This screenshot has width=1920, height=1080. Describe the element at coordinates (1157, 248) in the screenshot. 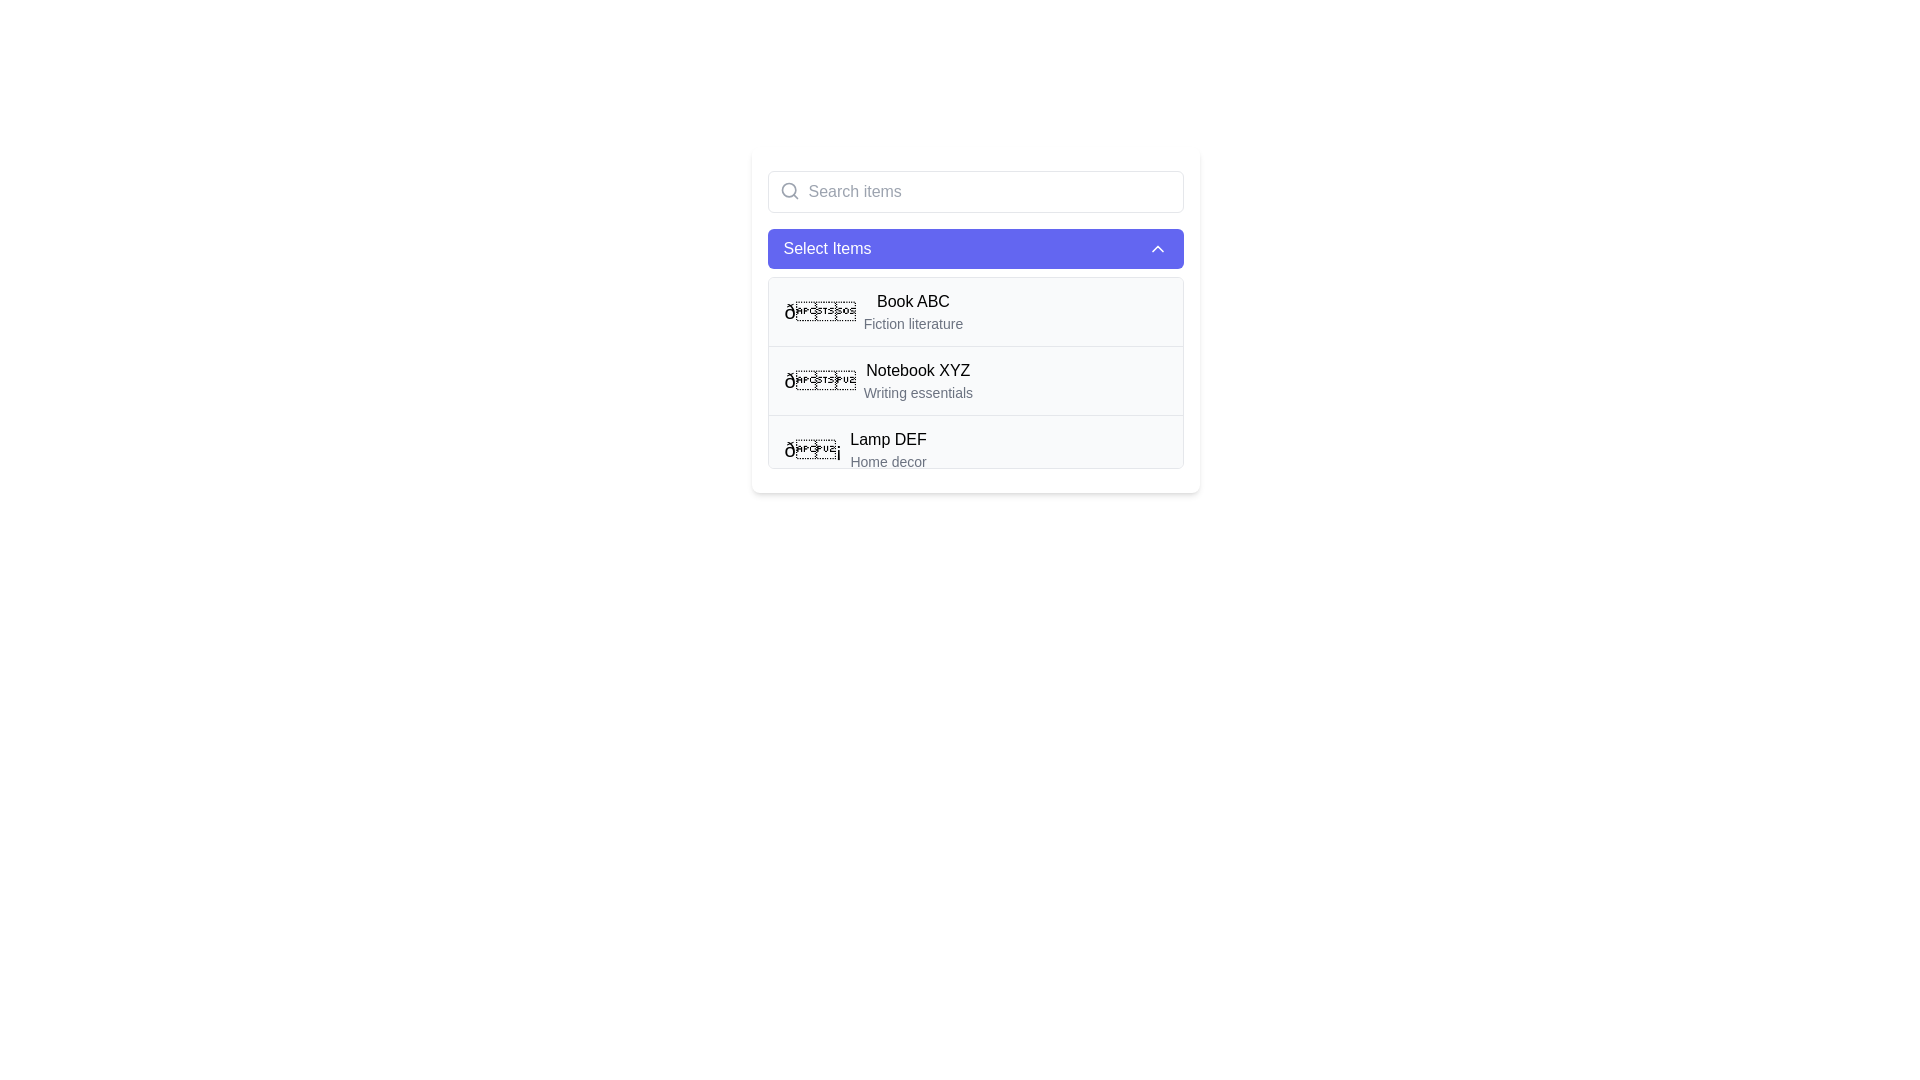

I see `the upward-pointing chevron icon located on the right side of the 'Select Items' button` at that location.